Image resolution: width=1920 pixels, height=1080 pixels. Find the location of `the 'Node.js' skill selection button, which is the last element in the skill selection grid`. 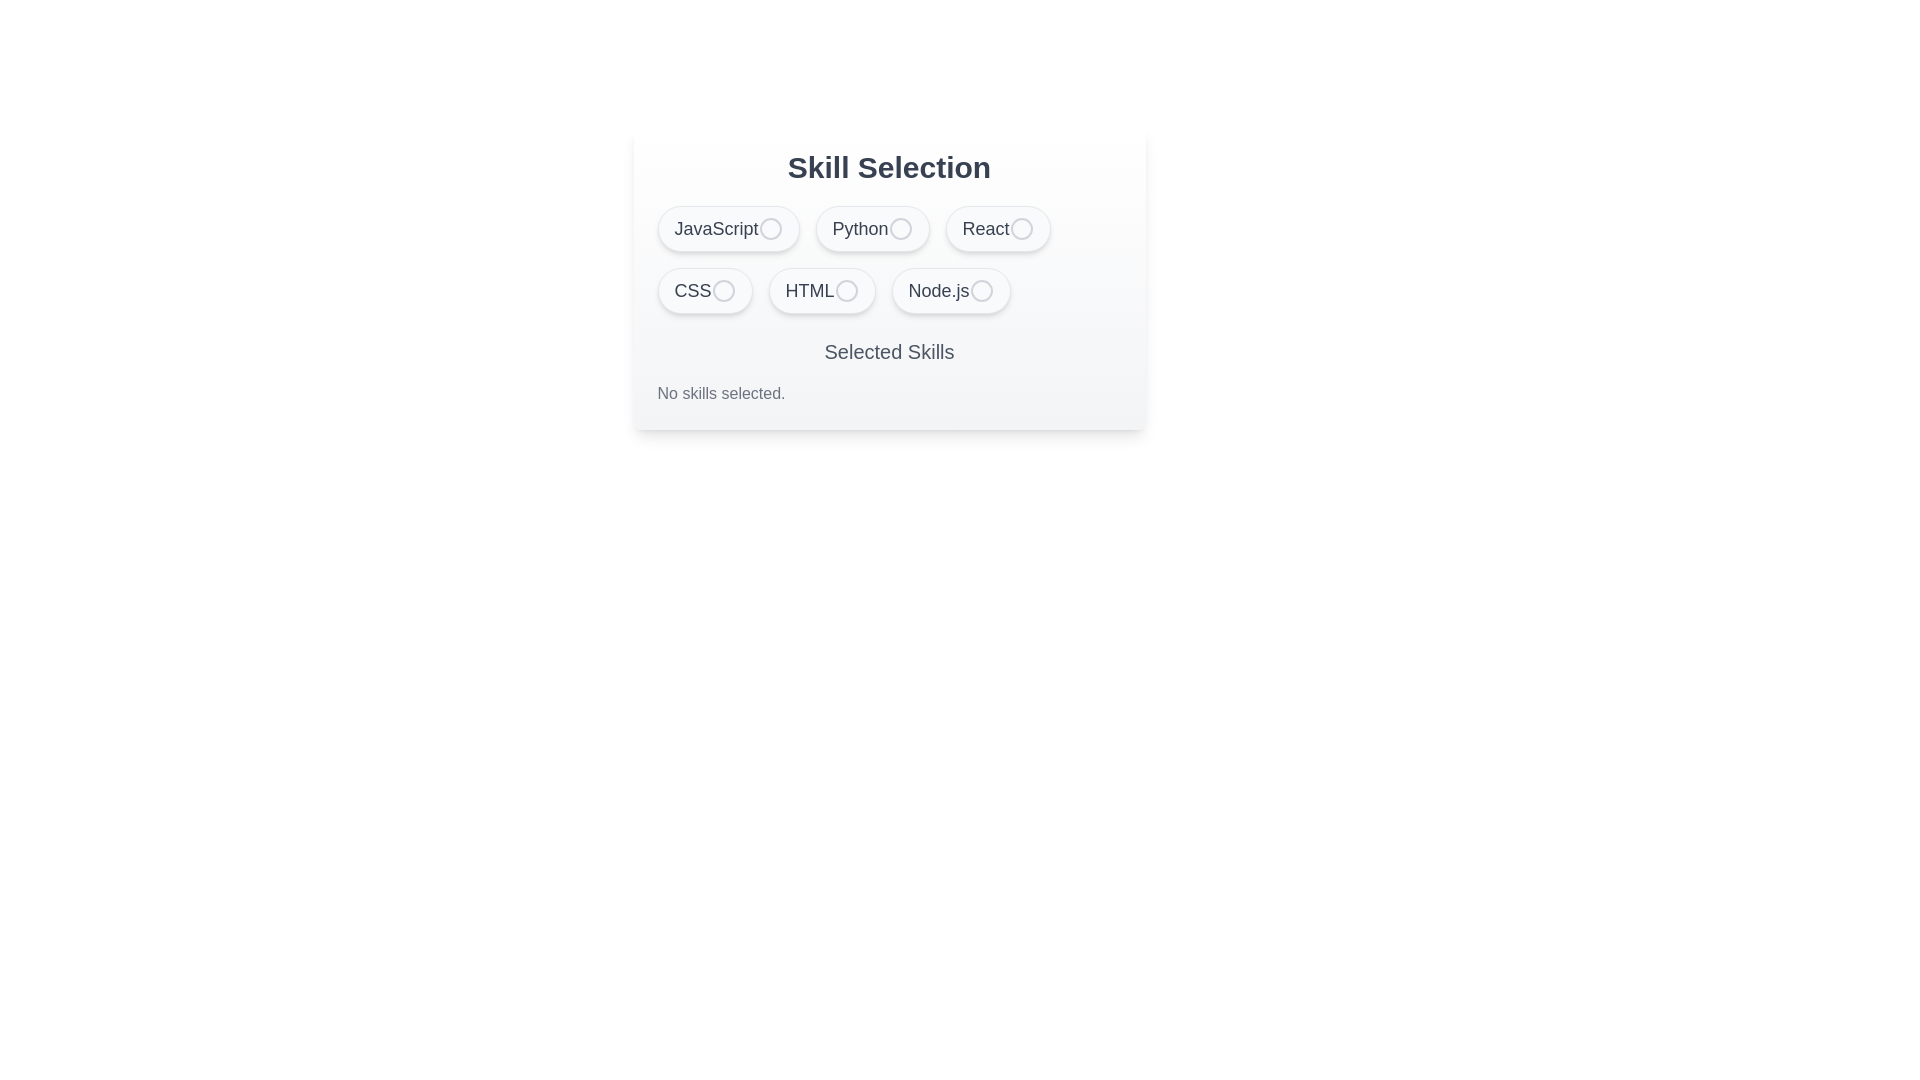

the 'Node.js' skill selection button, which is the last element in the skill selection grid is located at coordinates (949, 290).